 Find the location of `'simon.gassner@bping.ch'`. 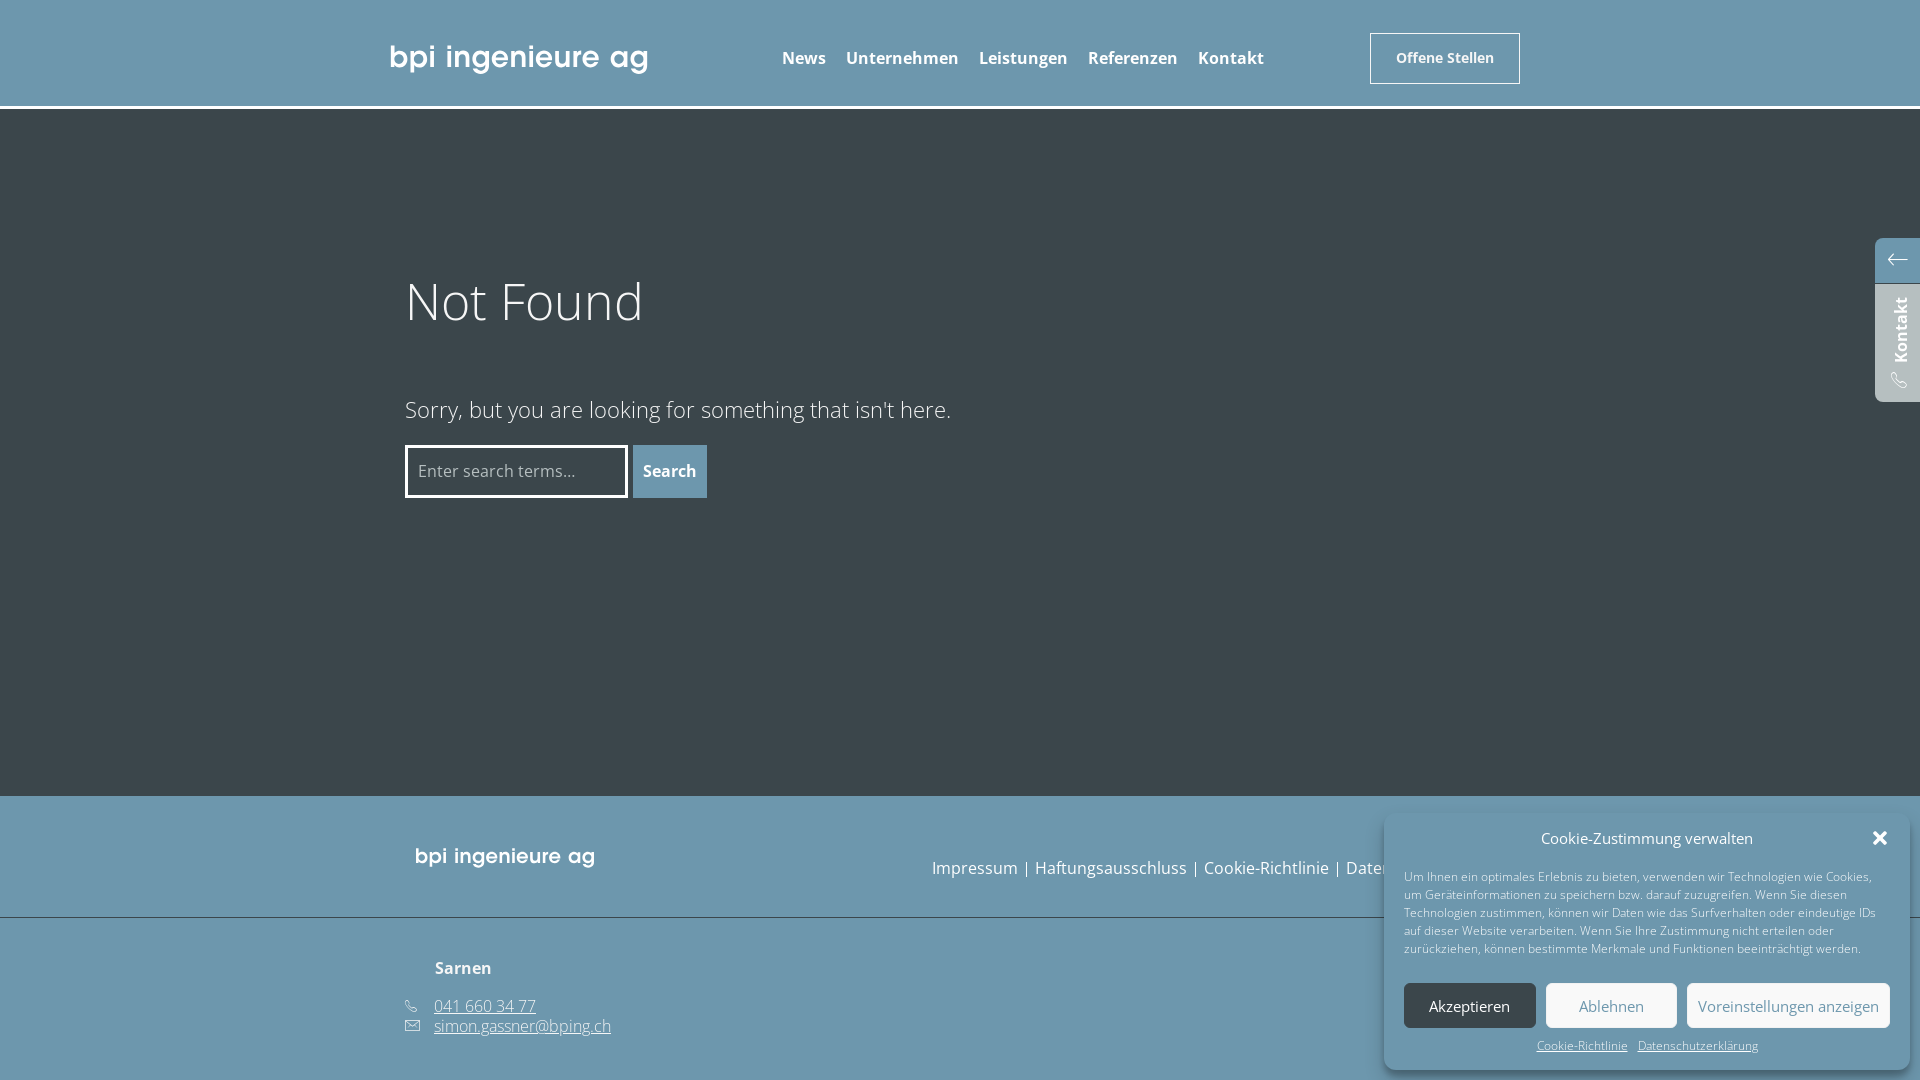

'simon.gassner@bping.ch' is located at coordinates (508, 1026).